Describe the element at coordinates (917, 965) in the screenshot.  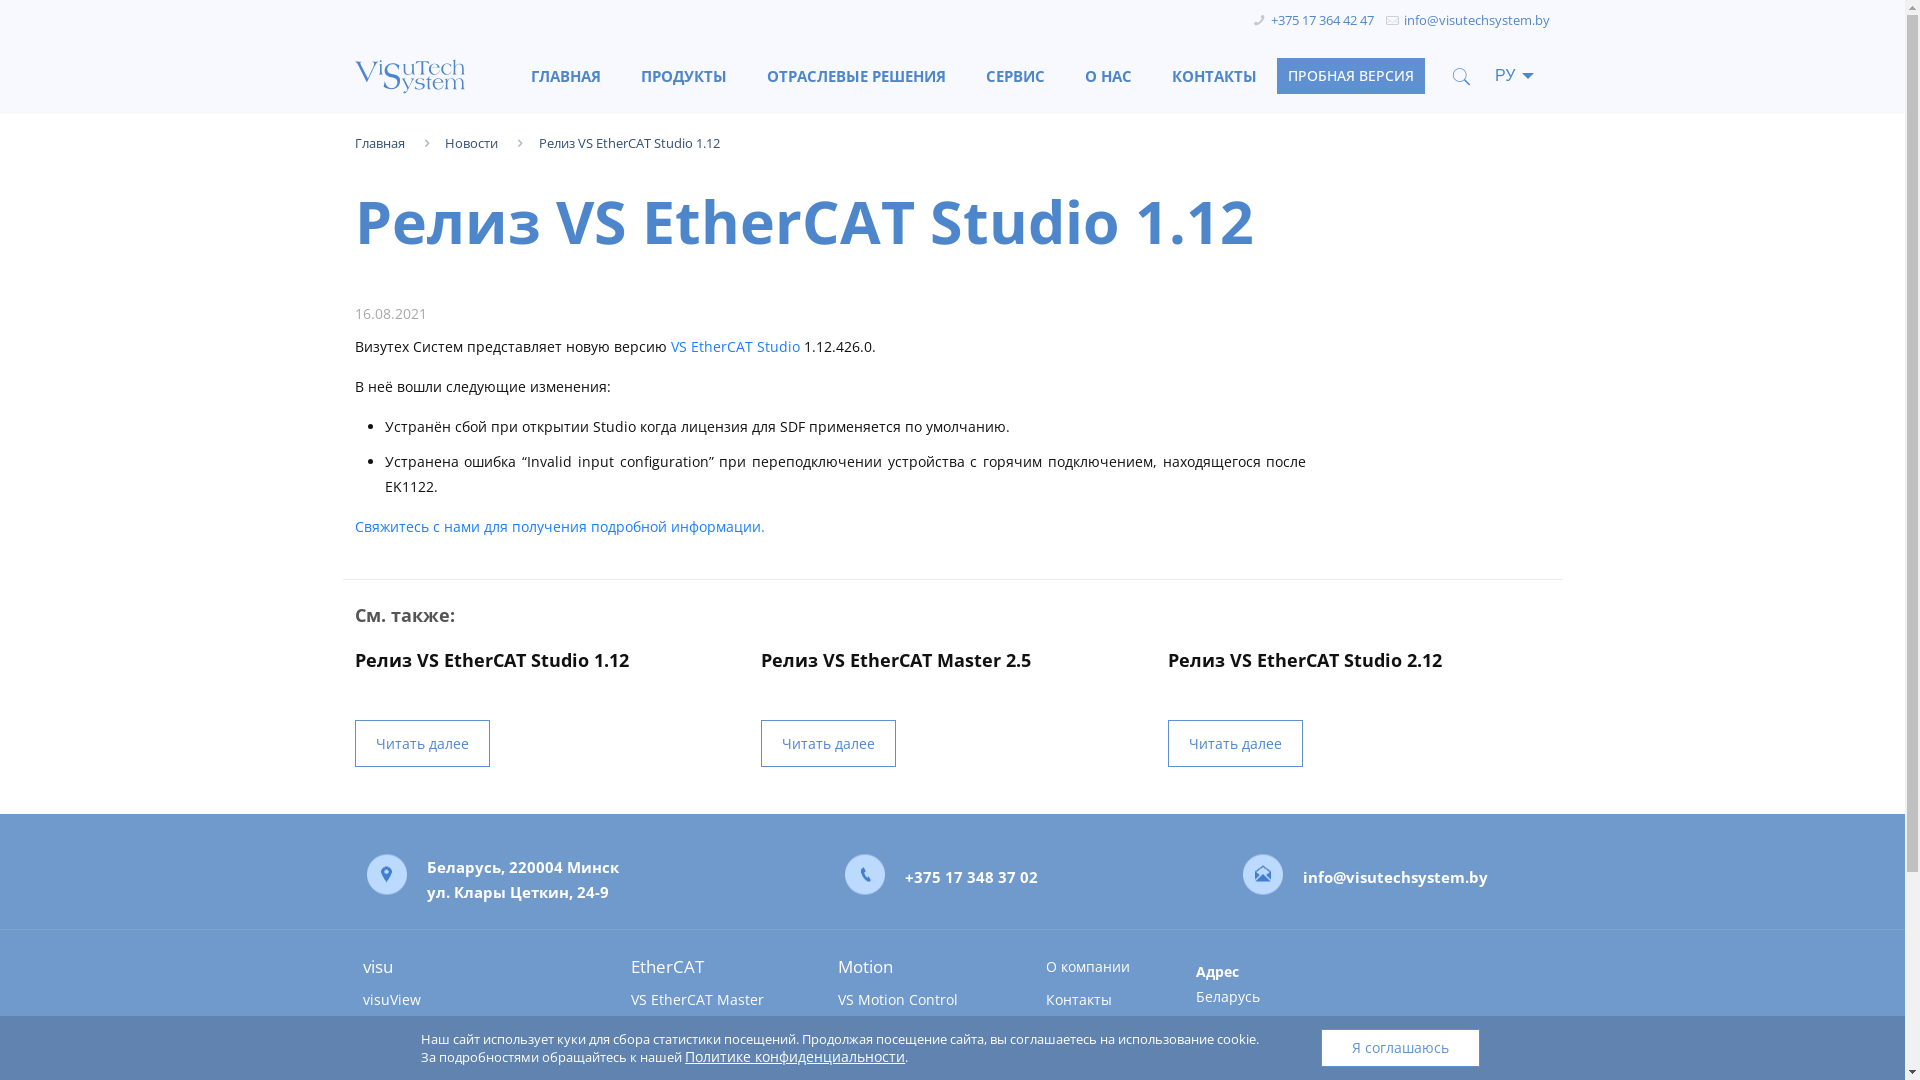
I see `'Motion'` at that location.